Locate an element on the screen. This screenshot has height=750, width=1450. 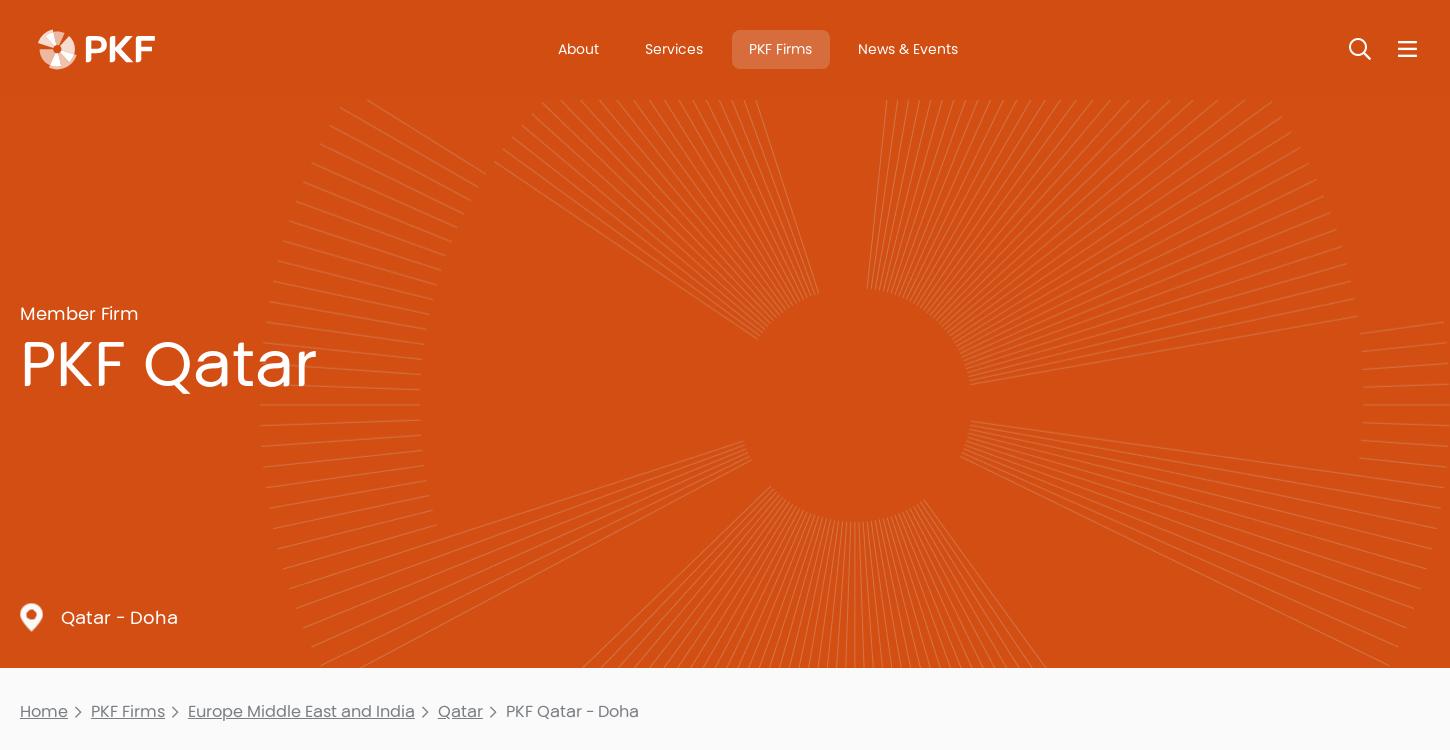
'PKF Qatar' is located at coordinates (168, 362).